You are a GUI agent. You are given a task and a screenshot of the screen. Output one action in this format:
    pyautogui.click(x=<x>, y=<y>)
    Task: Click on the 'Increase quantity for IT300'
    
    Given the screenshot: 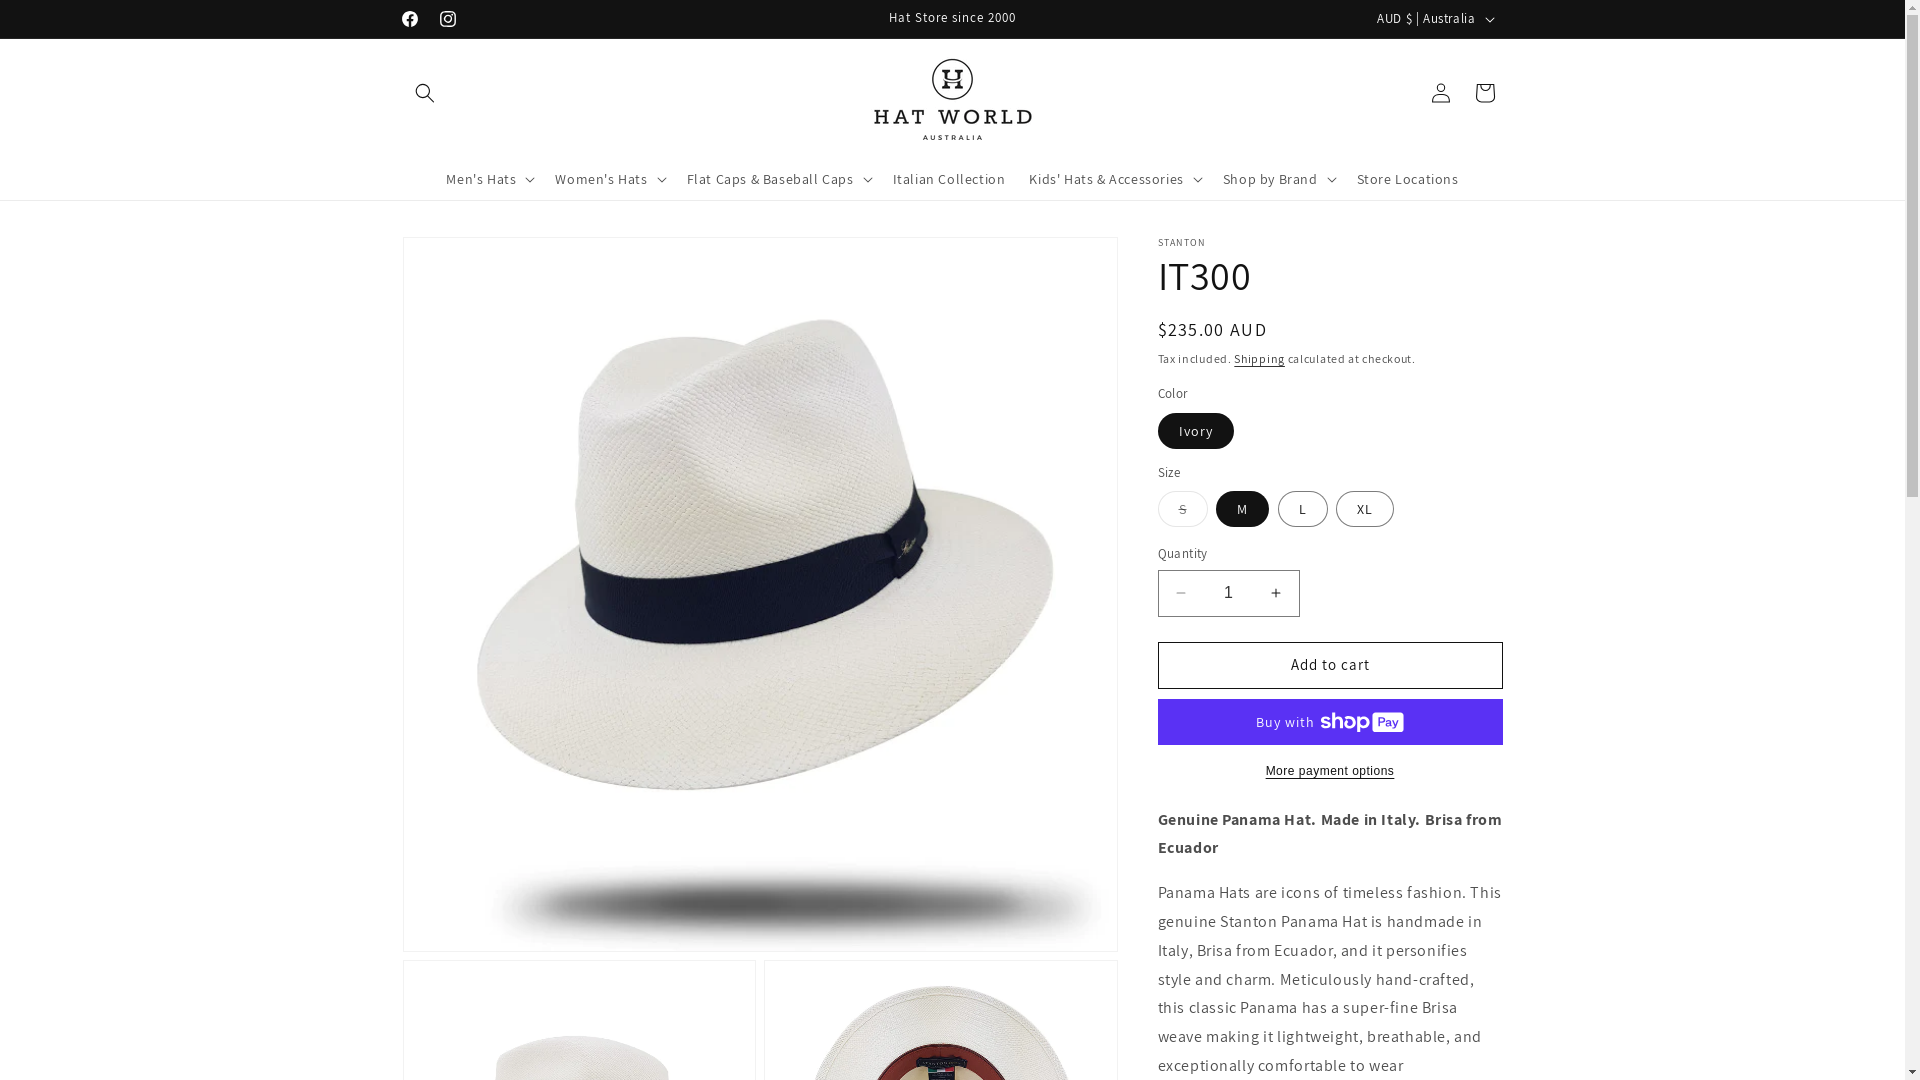 What is the action you would take?
    pyautogui.click(x=1275, y=592)
    